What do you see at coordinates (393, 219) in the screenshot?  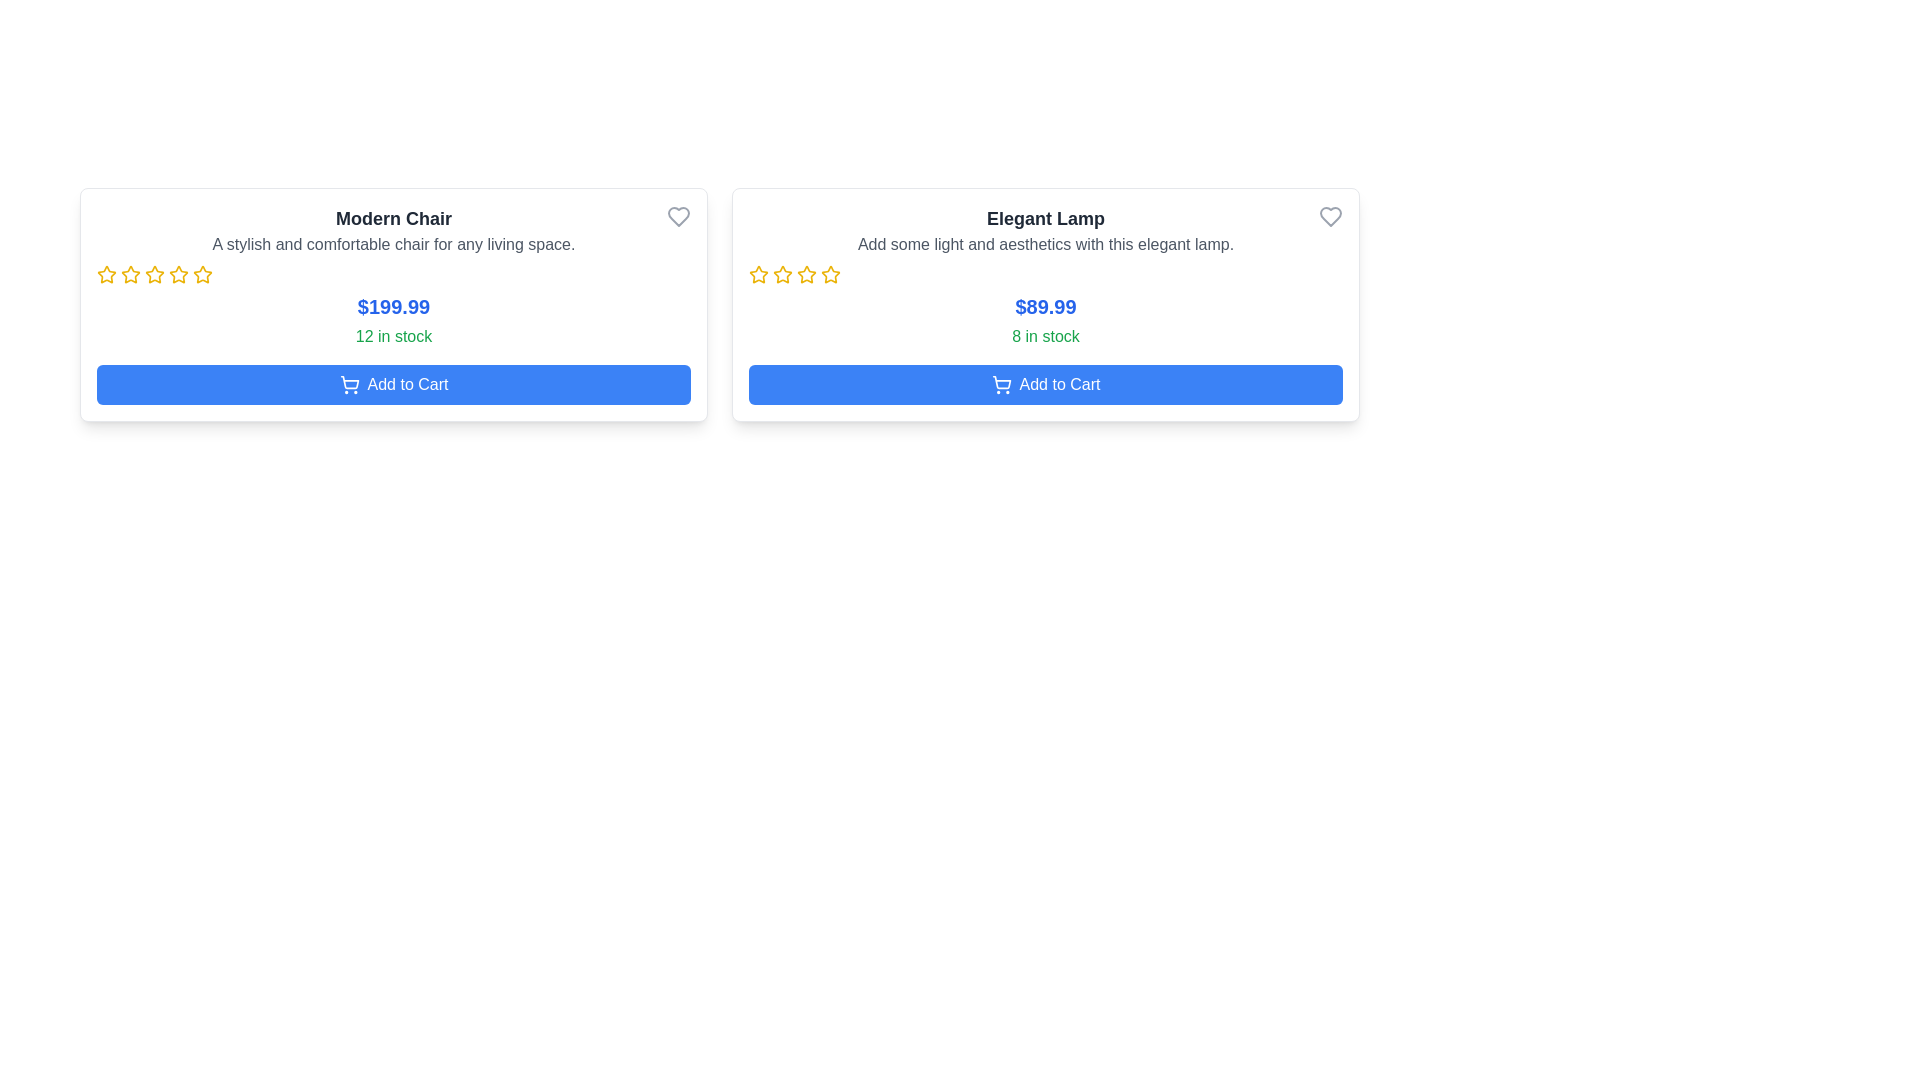 I see `the bold text label reading 'Modern Chair' which is positioned at the top of the leftmost product card in the visible list of product cards` at bounding box center [393, 219].